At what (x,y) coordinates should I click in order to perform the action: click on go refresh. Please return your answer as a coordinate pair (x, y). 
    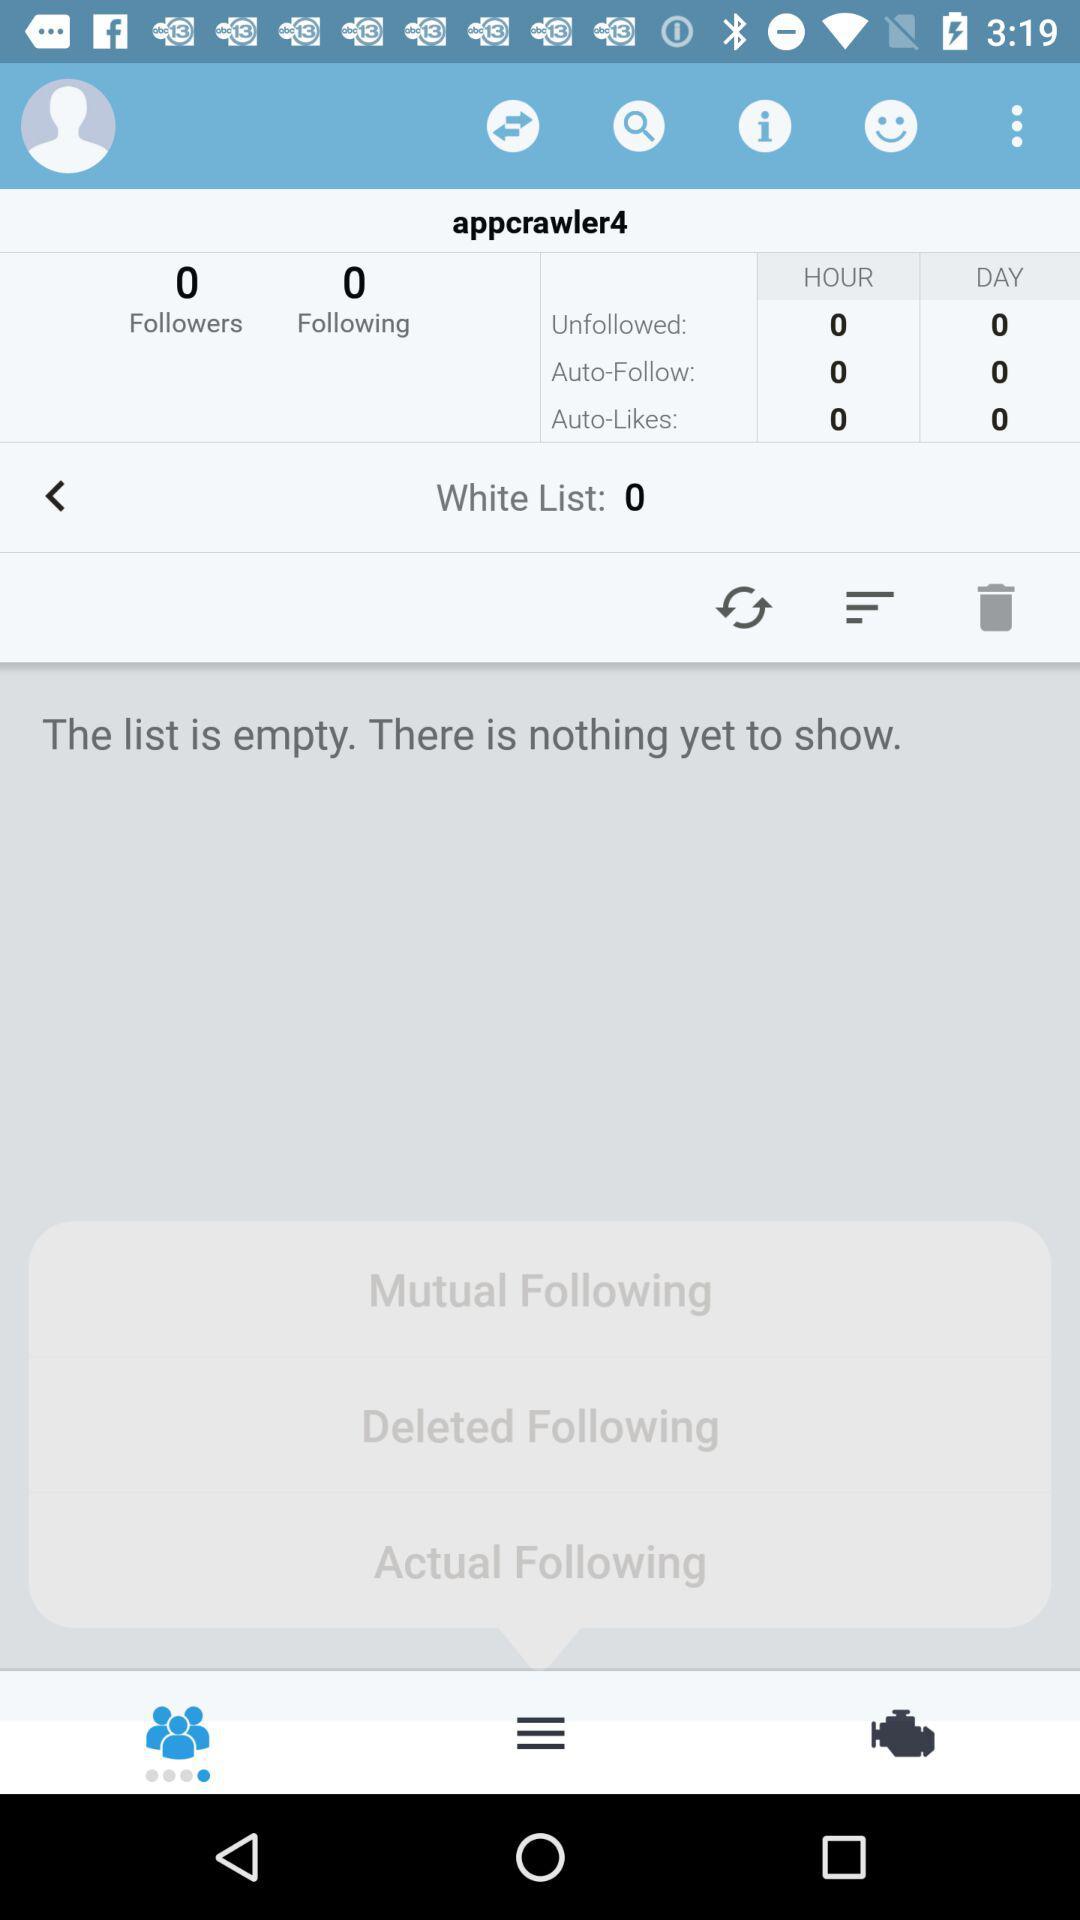
    Looking at the image, I should click on (744, 606).